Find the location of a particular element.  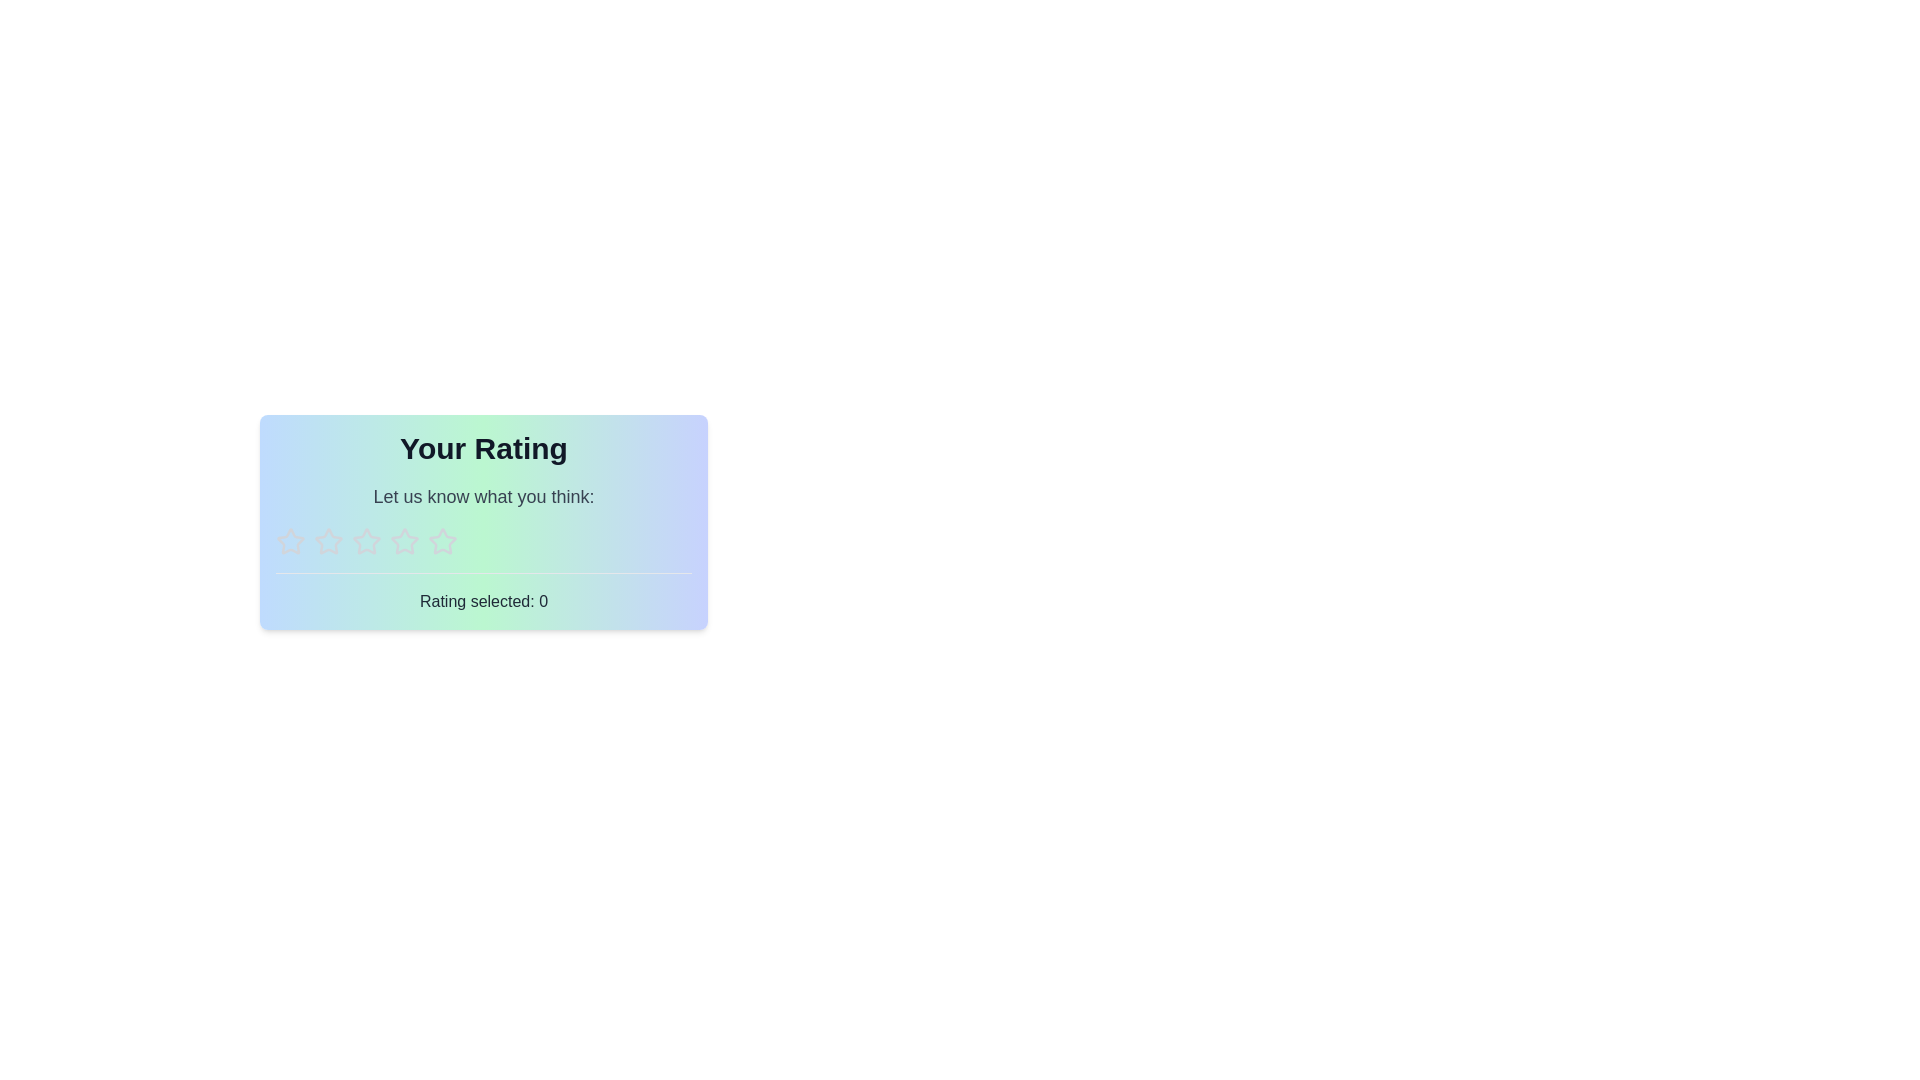

the static text label that says 'Let us know what you think:', which is styled in gray and located centrally within a gradient card, positioned below the title 'Your Rating' and above a row of stars is located at coordinates (484, 496).